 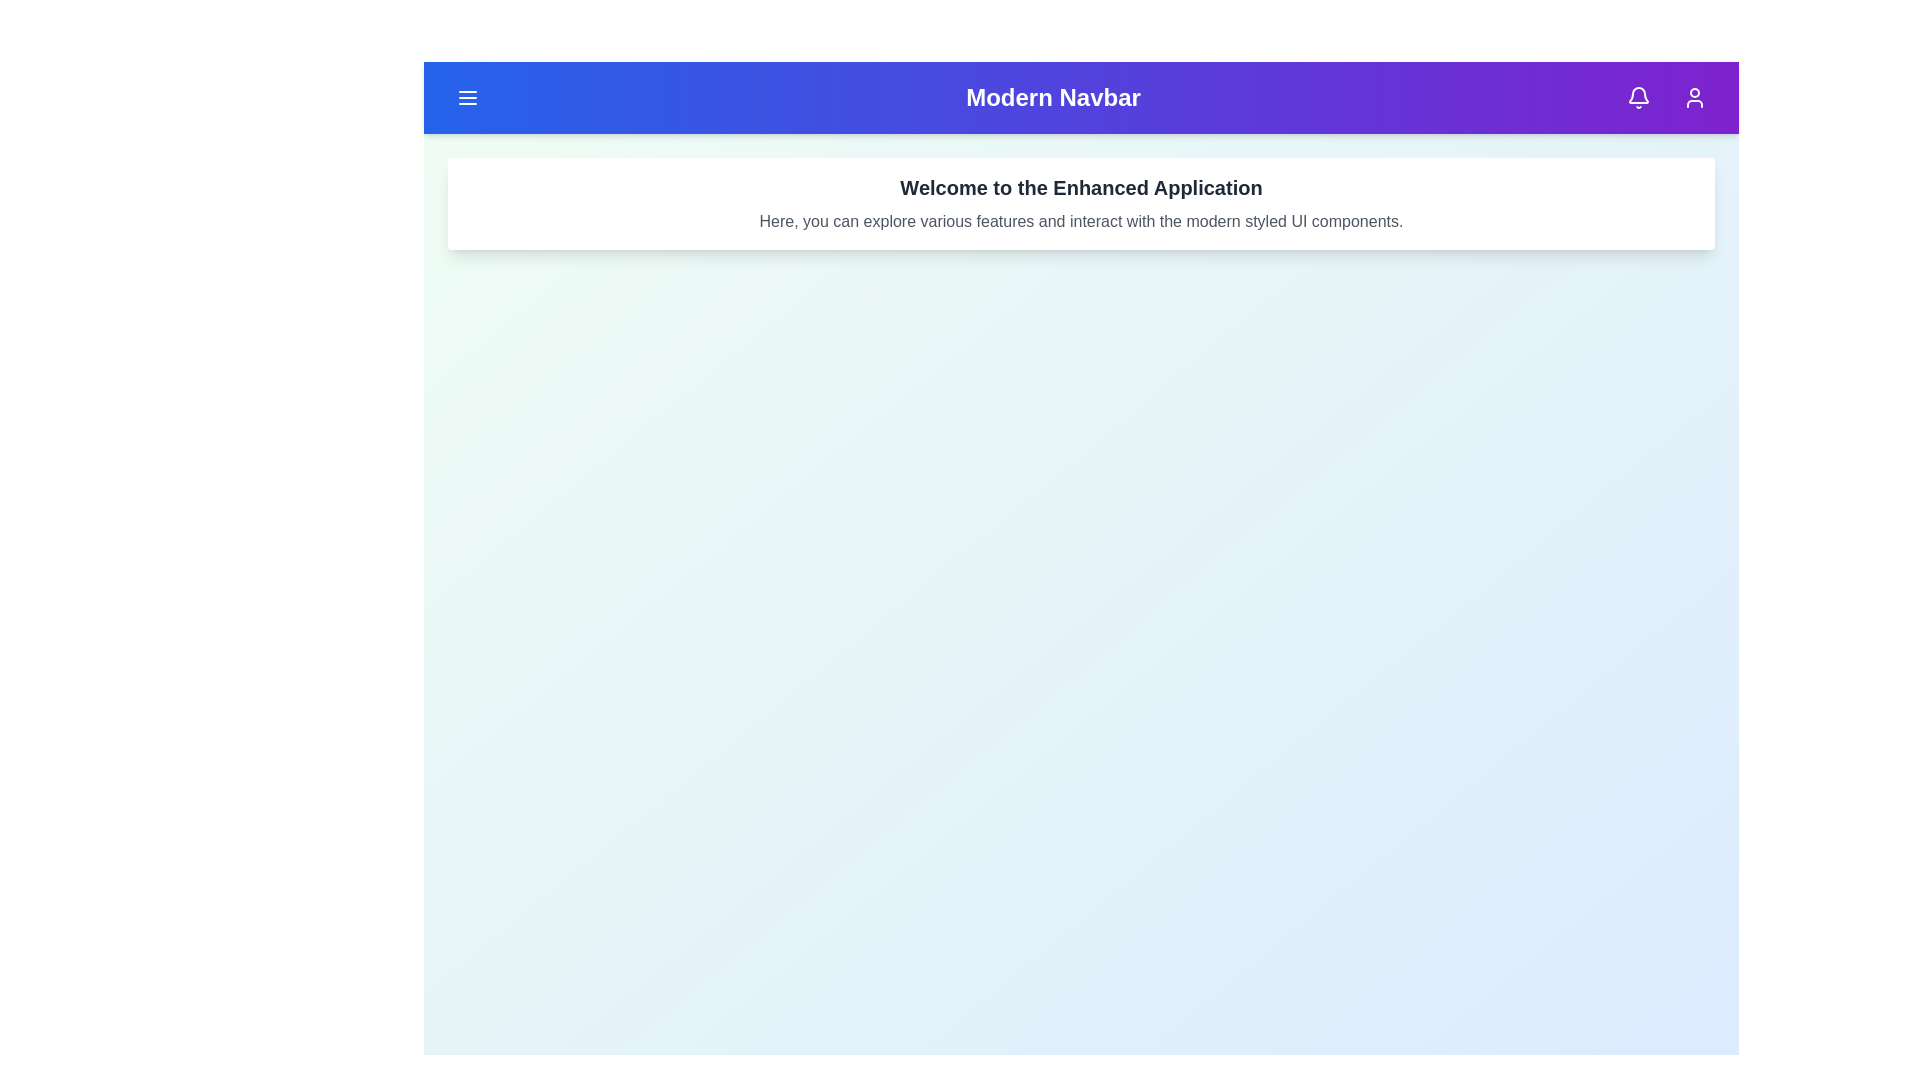 What do you see at coordinates (1051, 97) in the screenshot?
I see `the header title 'Modern Navbar'` at bounding box center [1051, 97].